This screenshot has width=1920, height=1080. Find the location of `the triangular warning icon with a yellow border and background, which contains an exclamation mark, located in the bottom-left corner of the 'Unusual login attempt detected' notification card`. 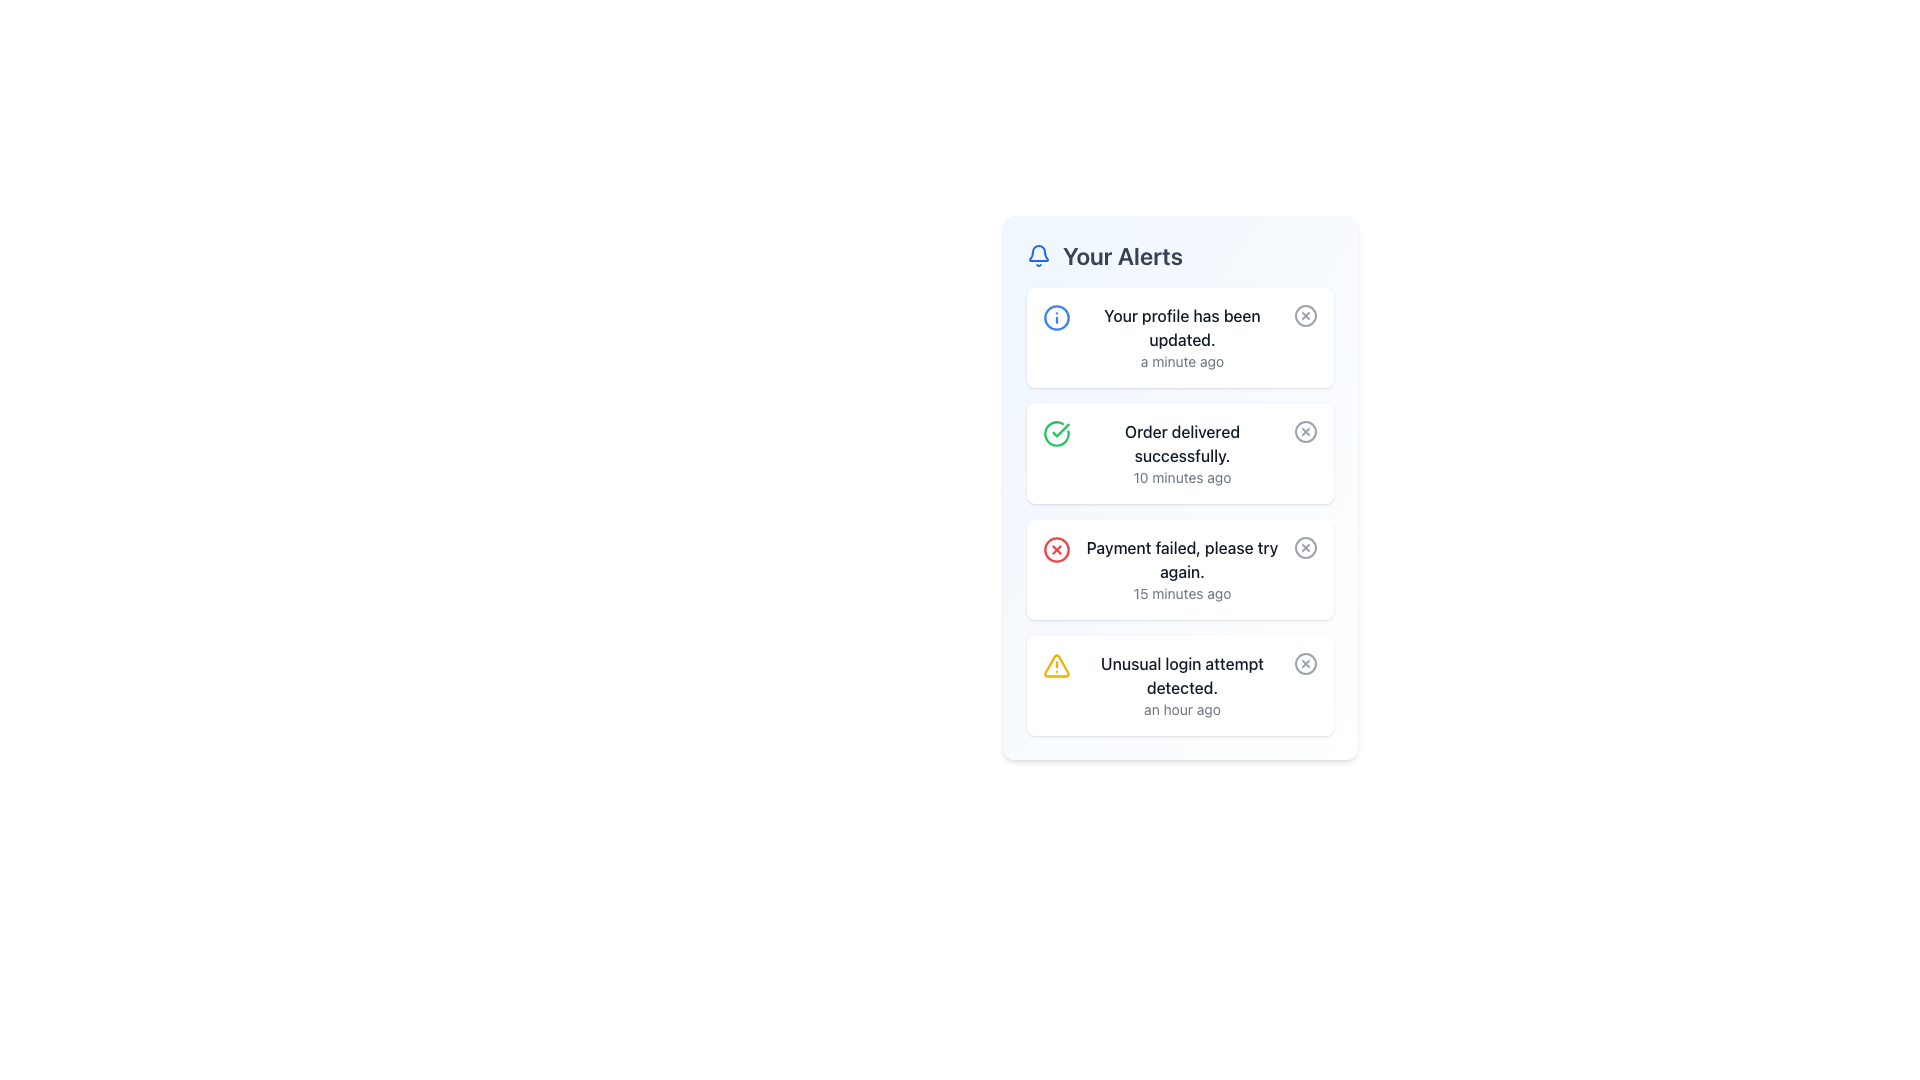

the triangular warning icon with a yellow border and background, which contains an exclamation mark, located in the bottom-left corner of the 'Unusual login attempt detected' notification card is located at coordinates (1055, 666).